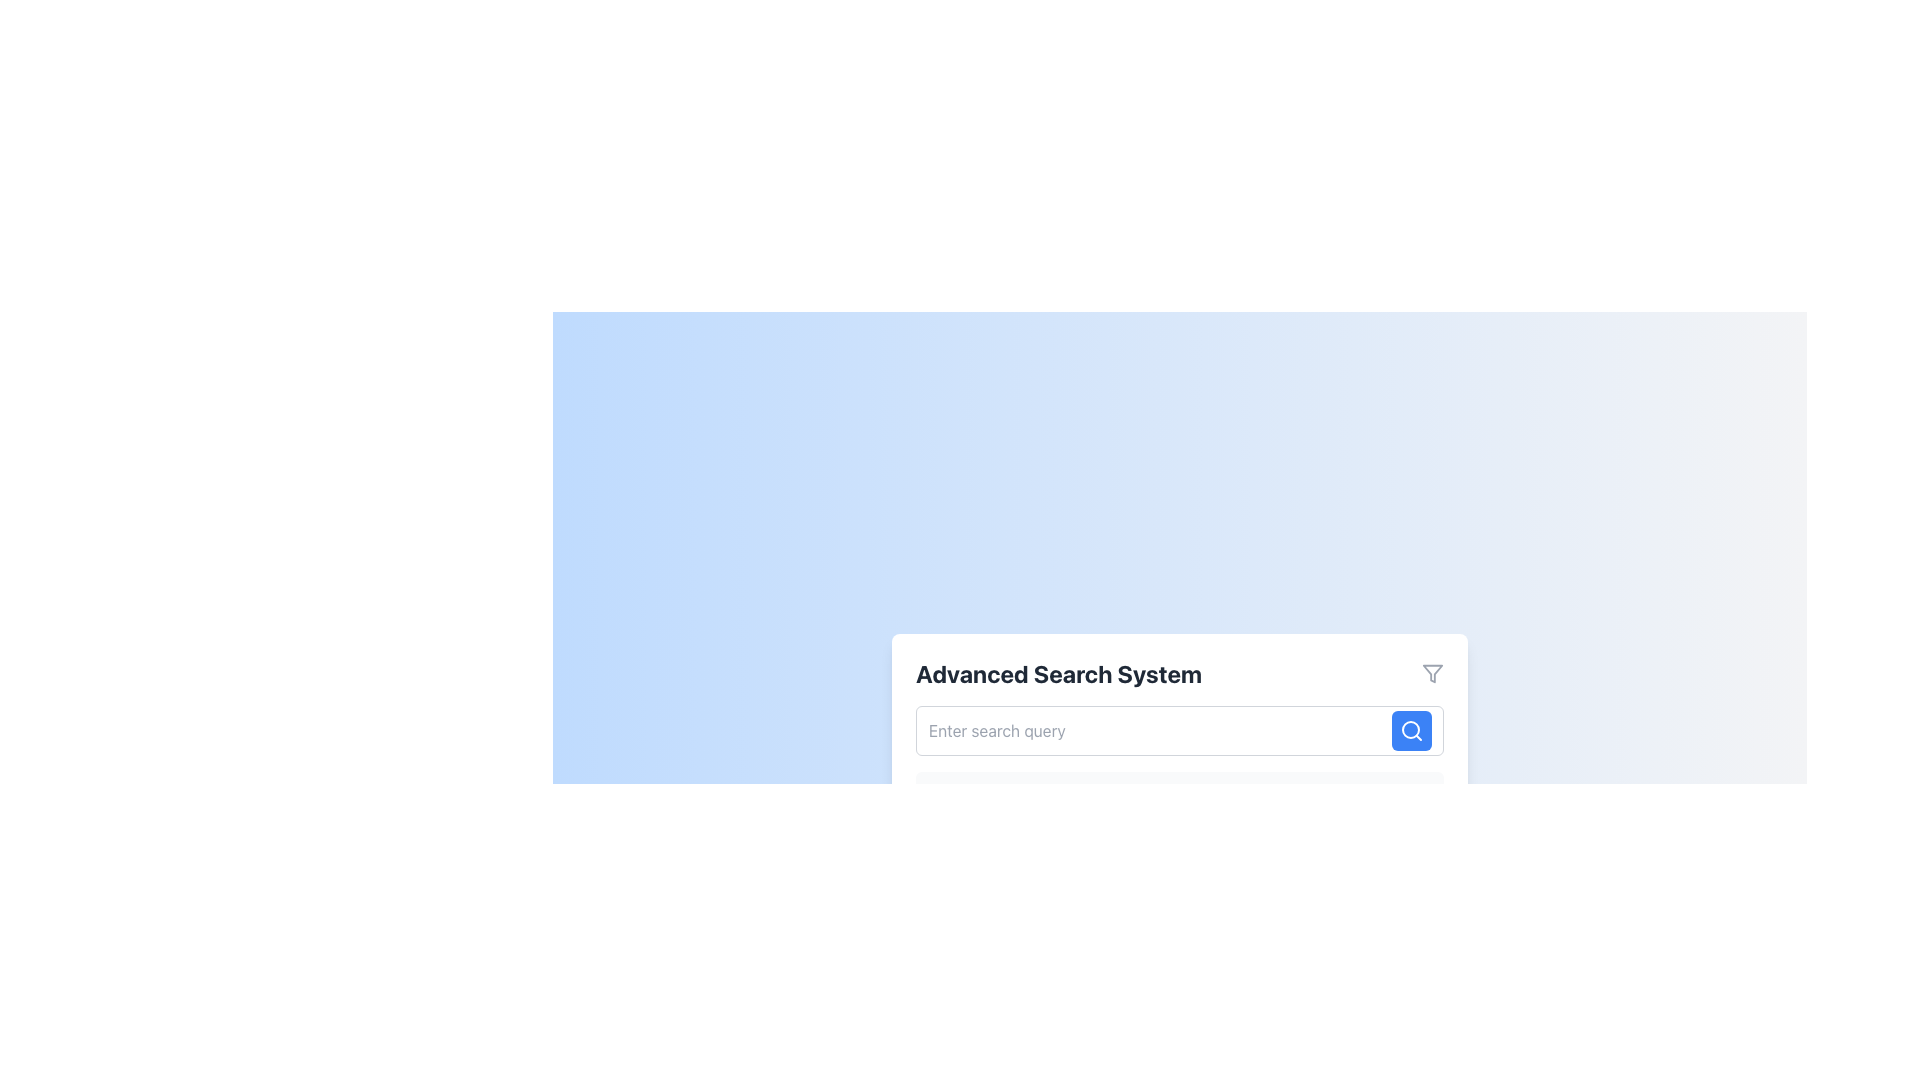 This screenshot has height=1080, width=1920. What do you see at coordinates (1410, 731) in the screenshot?
I see `the circular blue button with a white magnifying glass icon at its center, located at the right end of the 'Enter search query' input field for keyboard navigation` at bounding box center [1410, 731].